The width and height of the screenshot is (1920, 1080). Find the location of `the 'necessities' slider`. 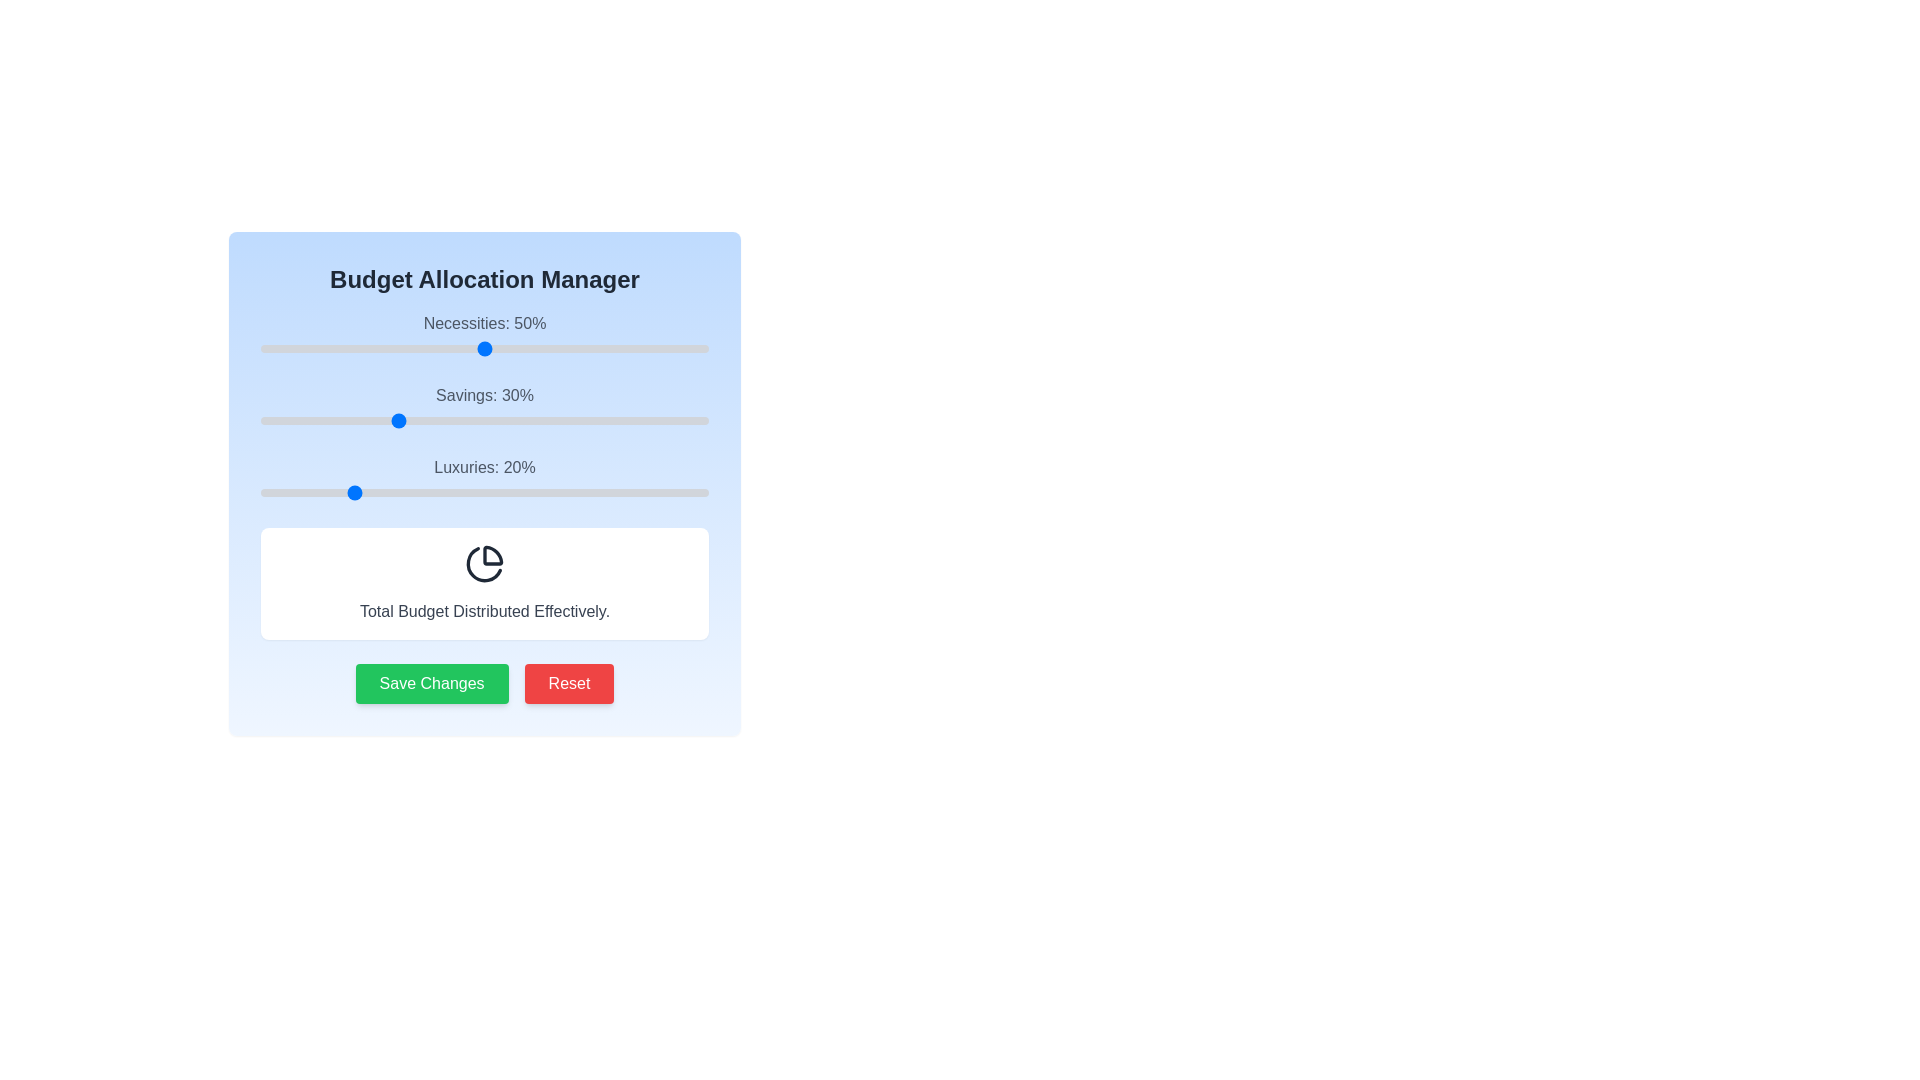

the 'necessities' slider is located at coordinates (403, 347).